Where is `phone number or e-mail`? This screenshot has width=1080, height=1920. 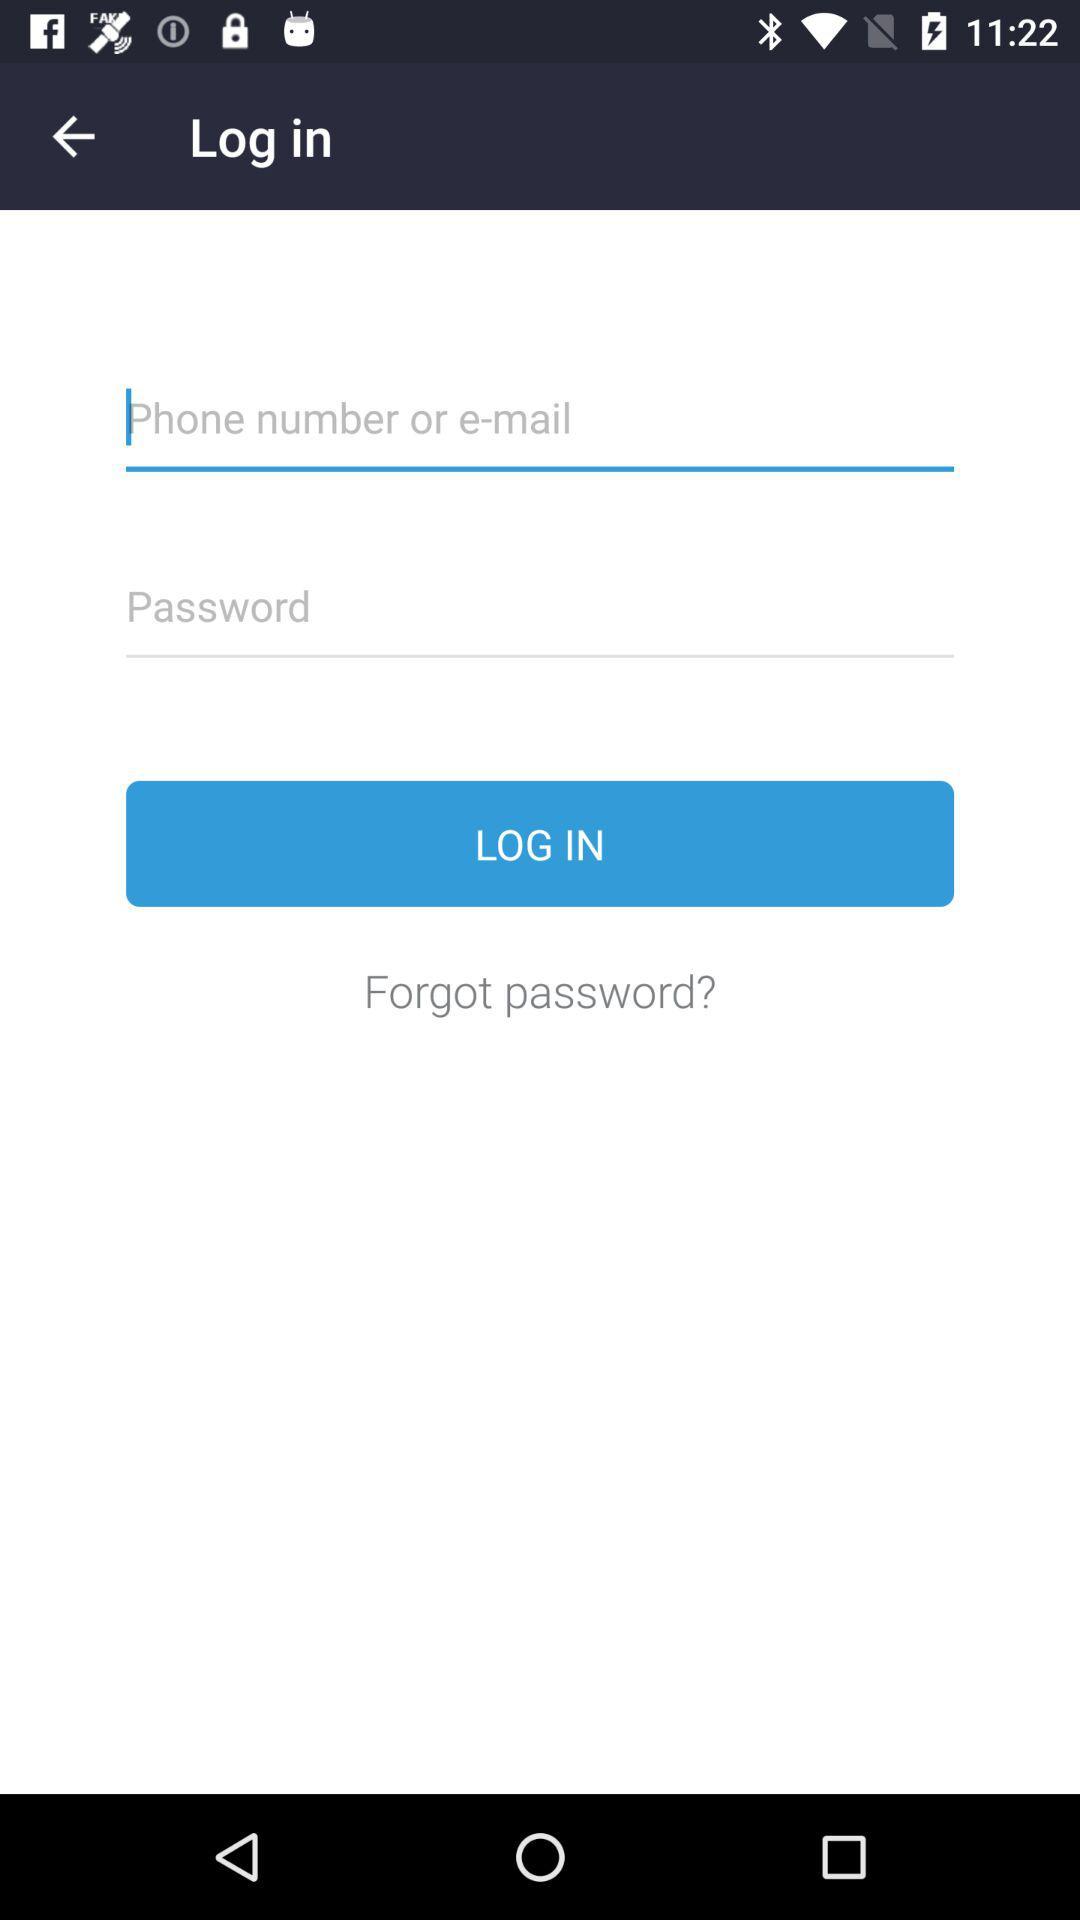
phone number or e-mail is located at coordinates (540, 429).